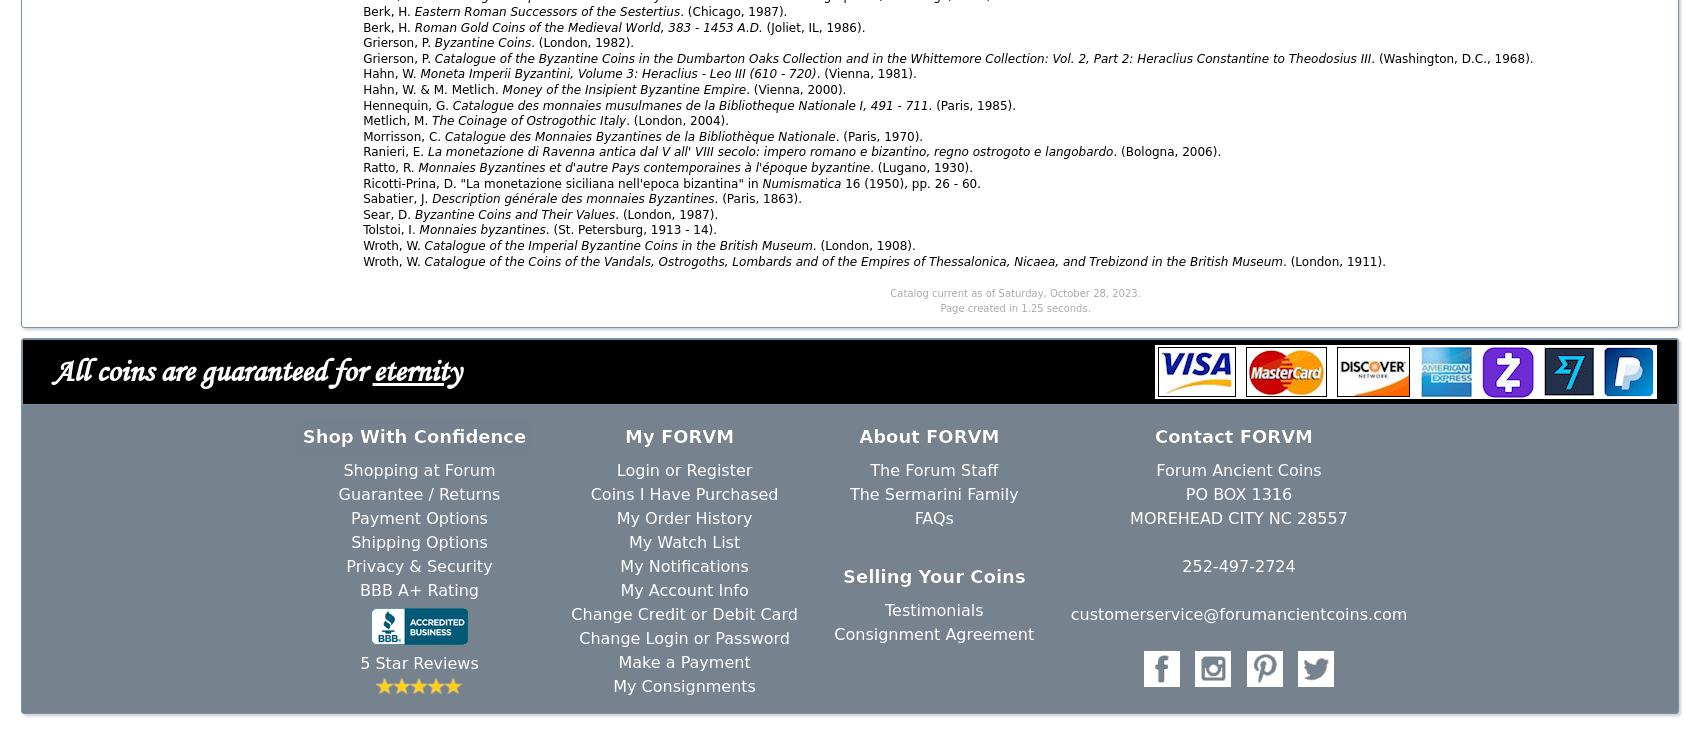 The image size is (1700, 743). What do you see at coordinates (514, 212) in the screenshot?
I see `'Byzantine Coins and Their Values'` at bounding box center [514, 212].